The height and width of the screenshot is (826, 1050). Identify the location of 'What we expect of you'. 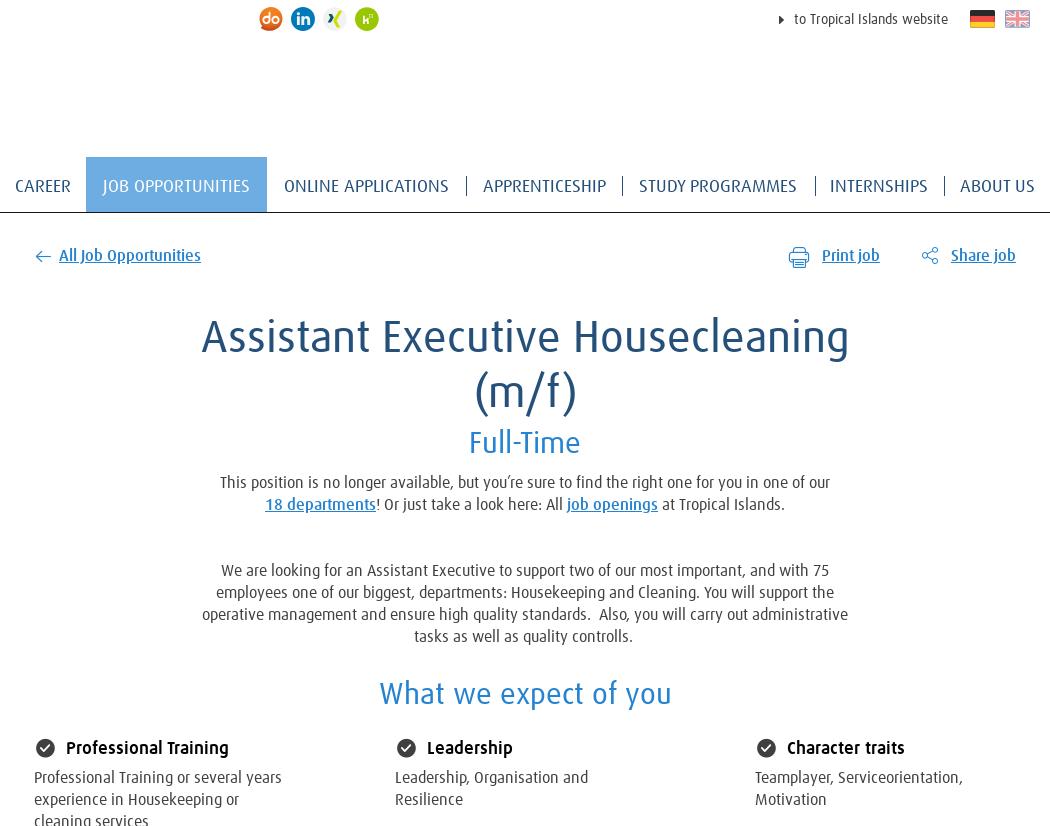
(523, 693).